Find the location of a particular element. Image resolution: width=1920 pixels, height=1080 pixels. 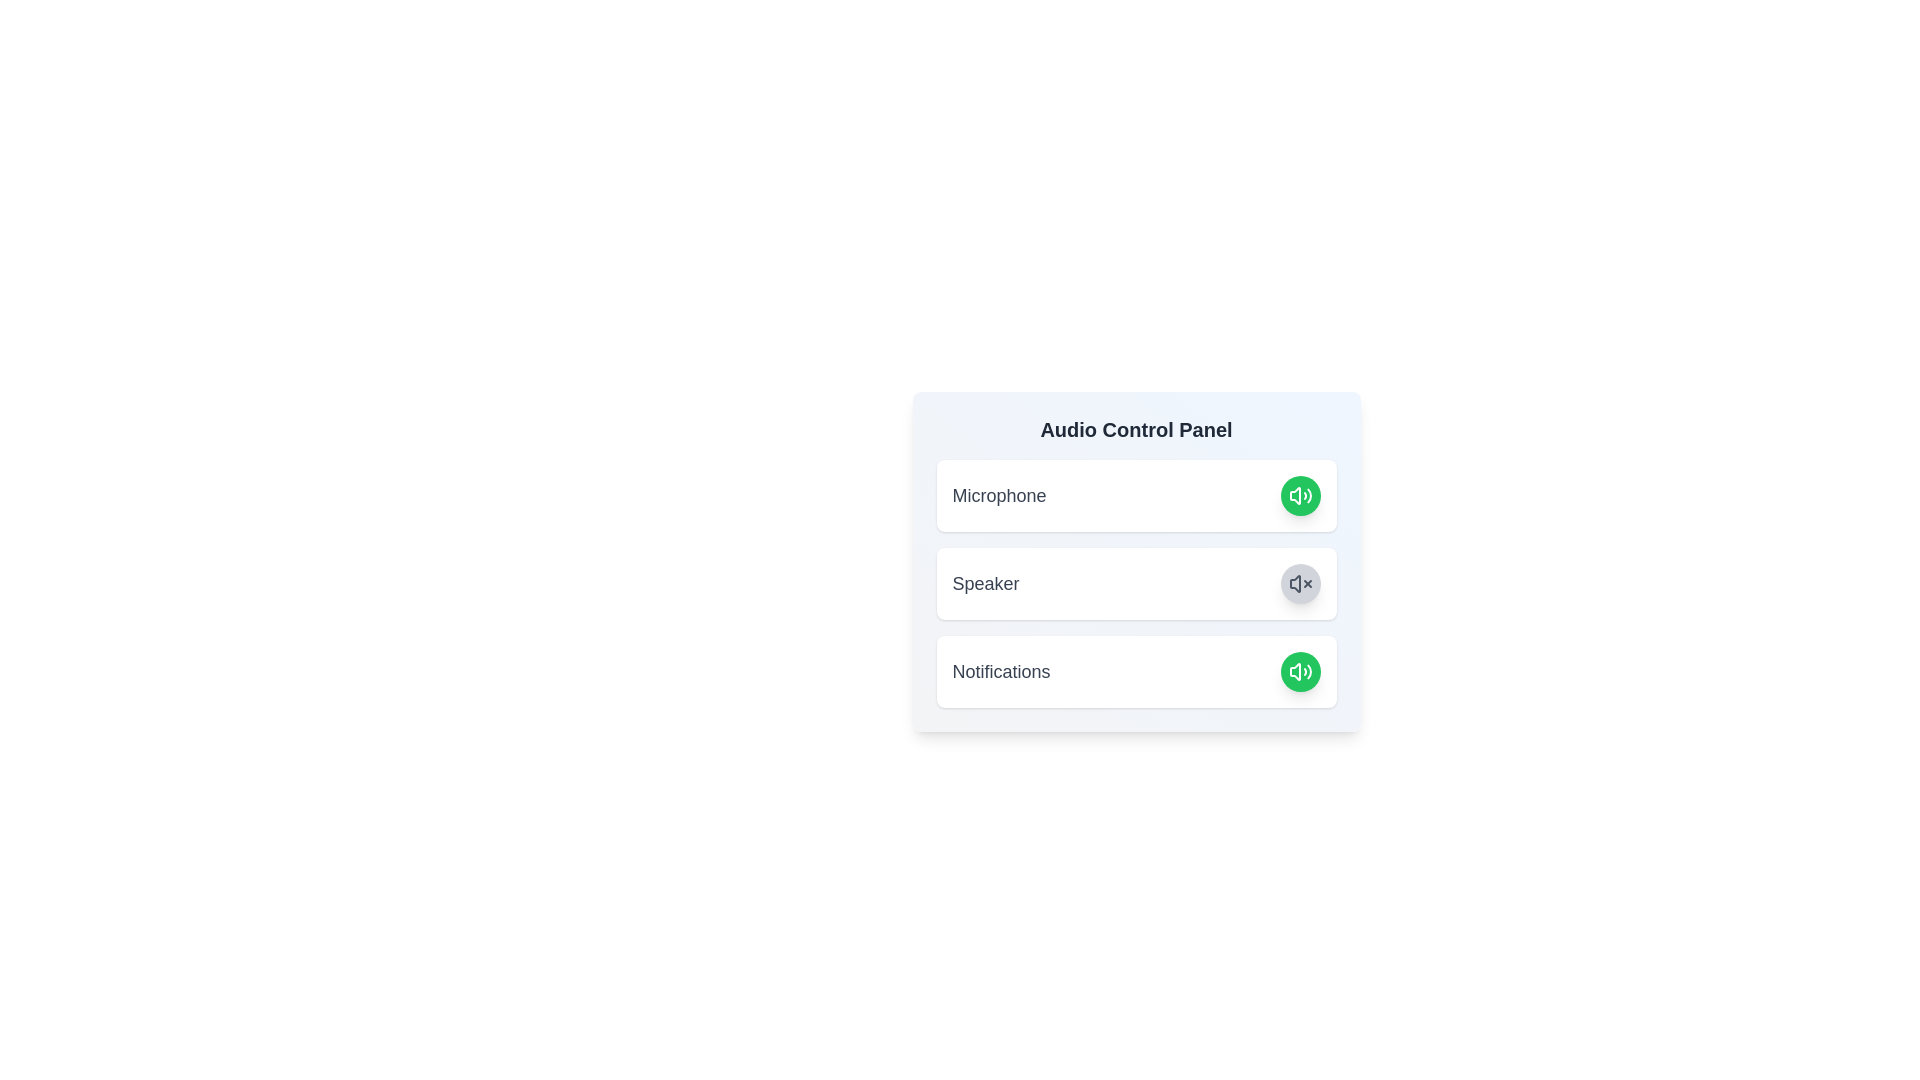

properties of the audio wave icon, which is a curved line styled as a thin outline located next to the 'Notifications' label in the Audio Control Panel is located at coordinates (1309, 671).